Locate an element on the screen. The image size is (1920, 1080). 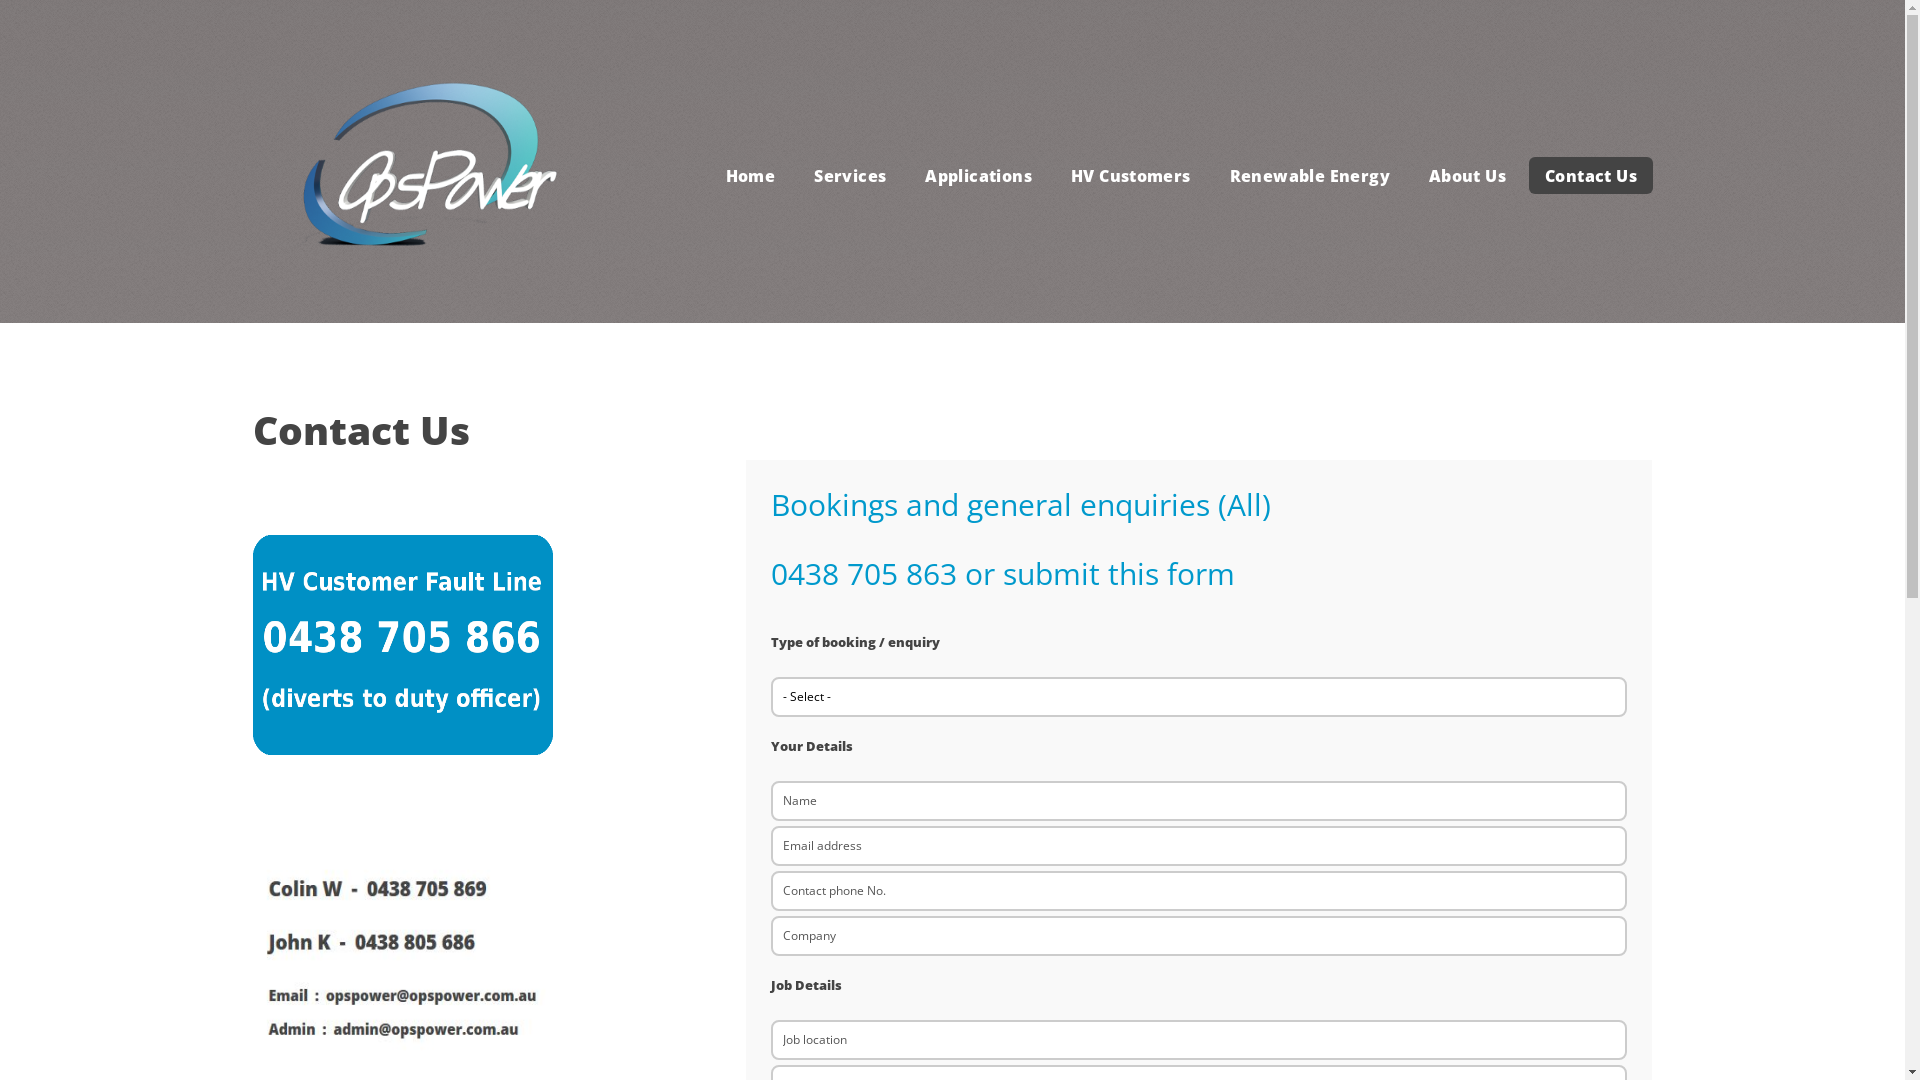
'Home' is located at coordinates (749, 175).